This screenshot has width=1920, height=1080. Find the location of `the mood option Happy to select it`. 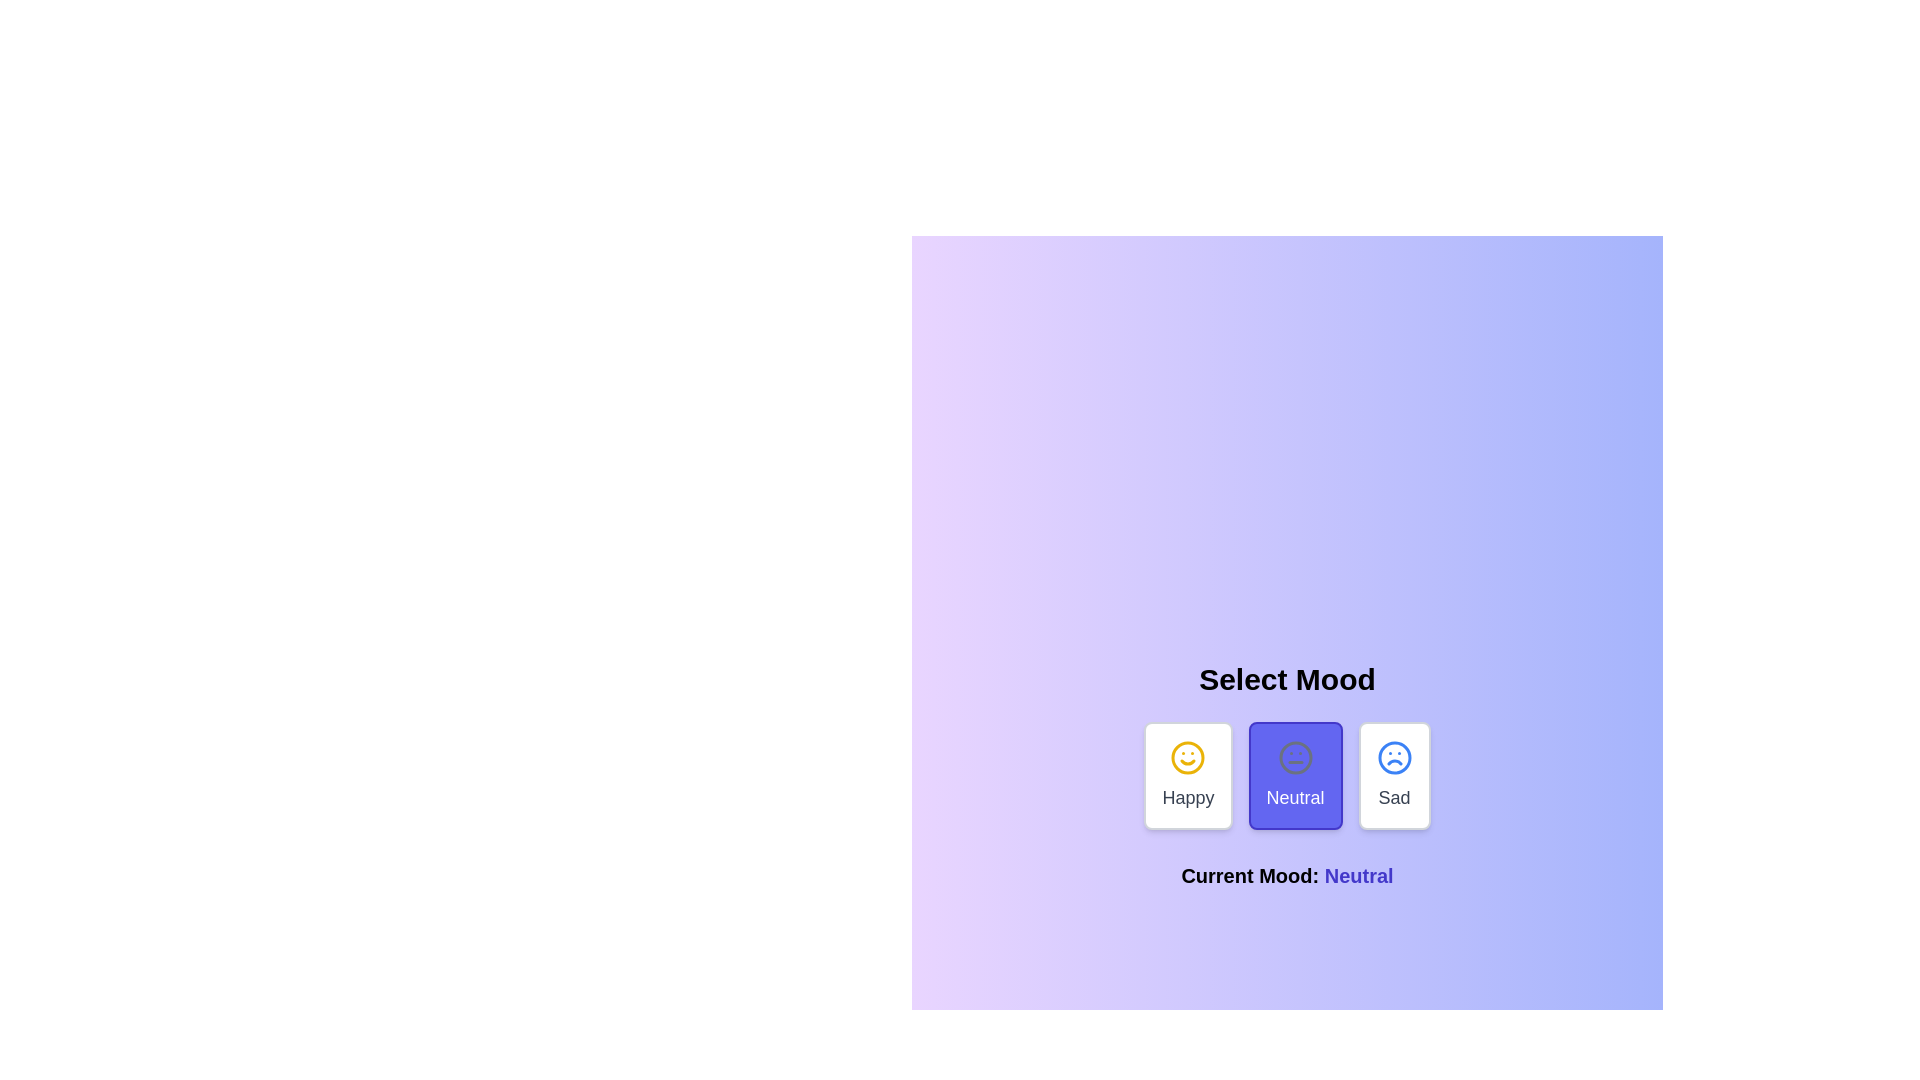

the mood option Happy to select it is located at coordinates (1188, 774).